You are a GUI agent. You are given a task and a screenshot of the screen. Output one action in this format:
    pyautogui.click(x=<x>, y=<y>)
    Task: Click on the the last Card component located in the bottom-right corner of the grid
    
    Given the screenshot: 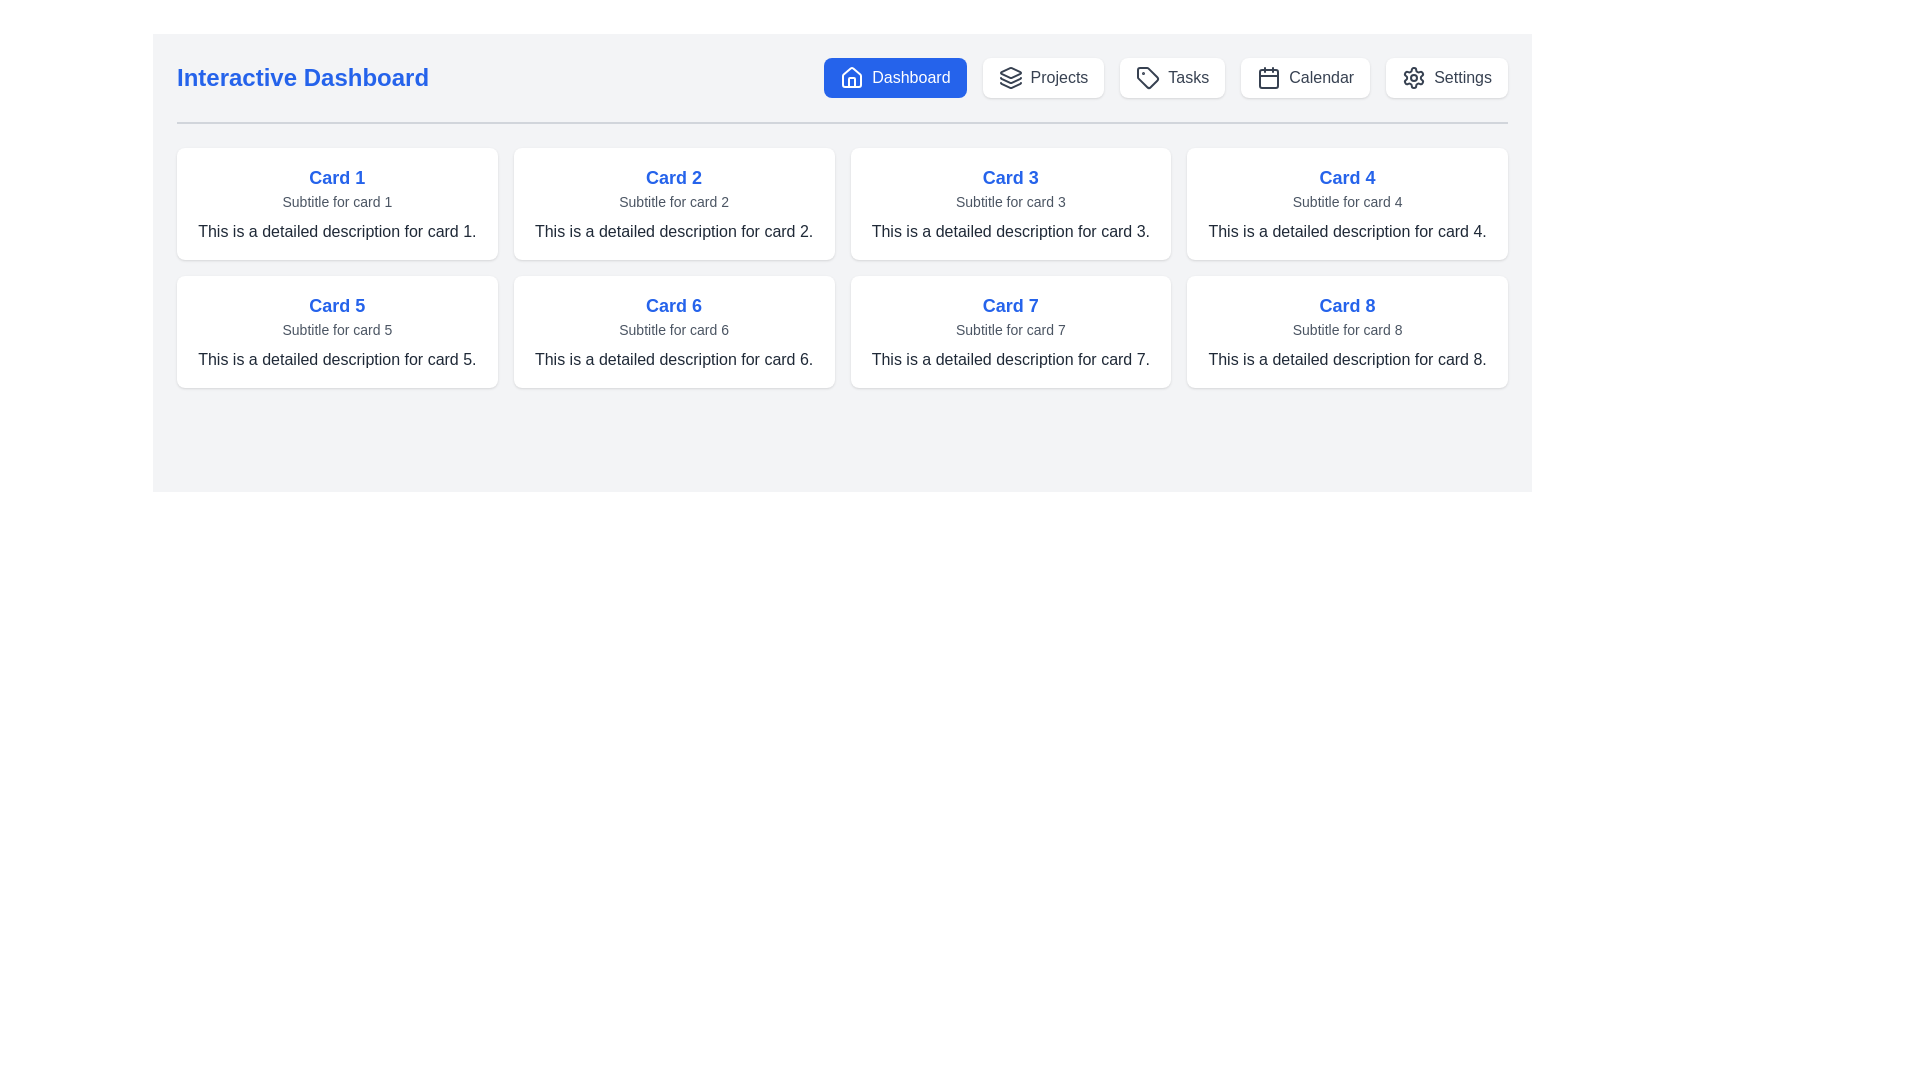 What is the action you would take?
    pyautogui.click(x=1347, y=330)
    